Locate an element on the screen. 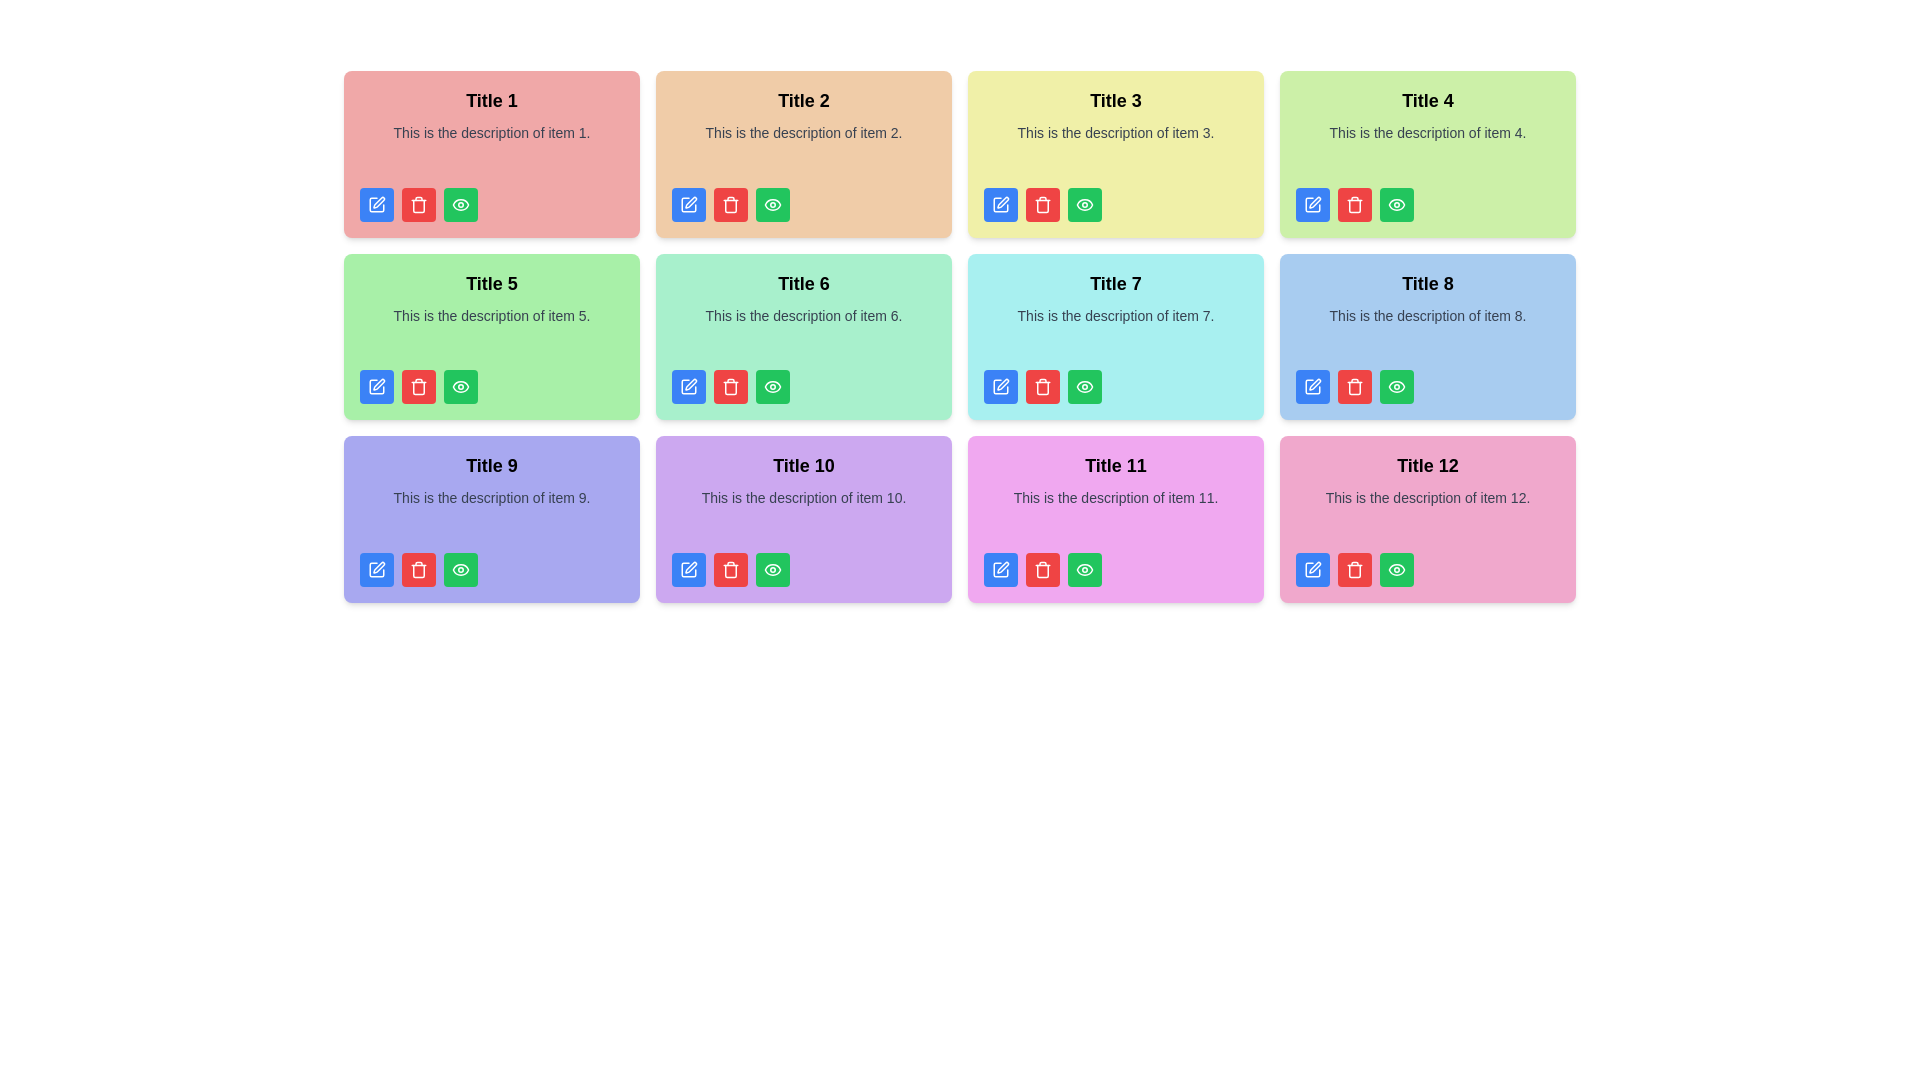 The image size is (1920, 1080). the red rectangular button with a trash can icon, located below 'Title 8', to observe the hover effect is located at coordinates (1354, 569).